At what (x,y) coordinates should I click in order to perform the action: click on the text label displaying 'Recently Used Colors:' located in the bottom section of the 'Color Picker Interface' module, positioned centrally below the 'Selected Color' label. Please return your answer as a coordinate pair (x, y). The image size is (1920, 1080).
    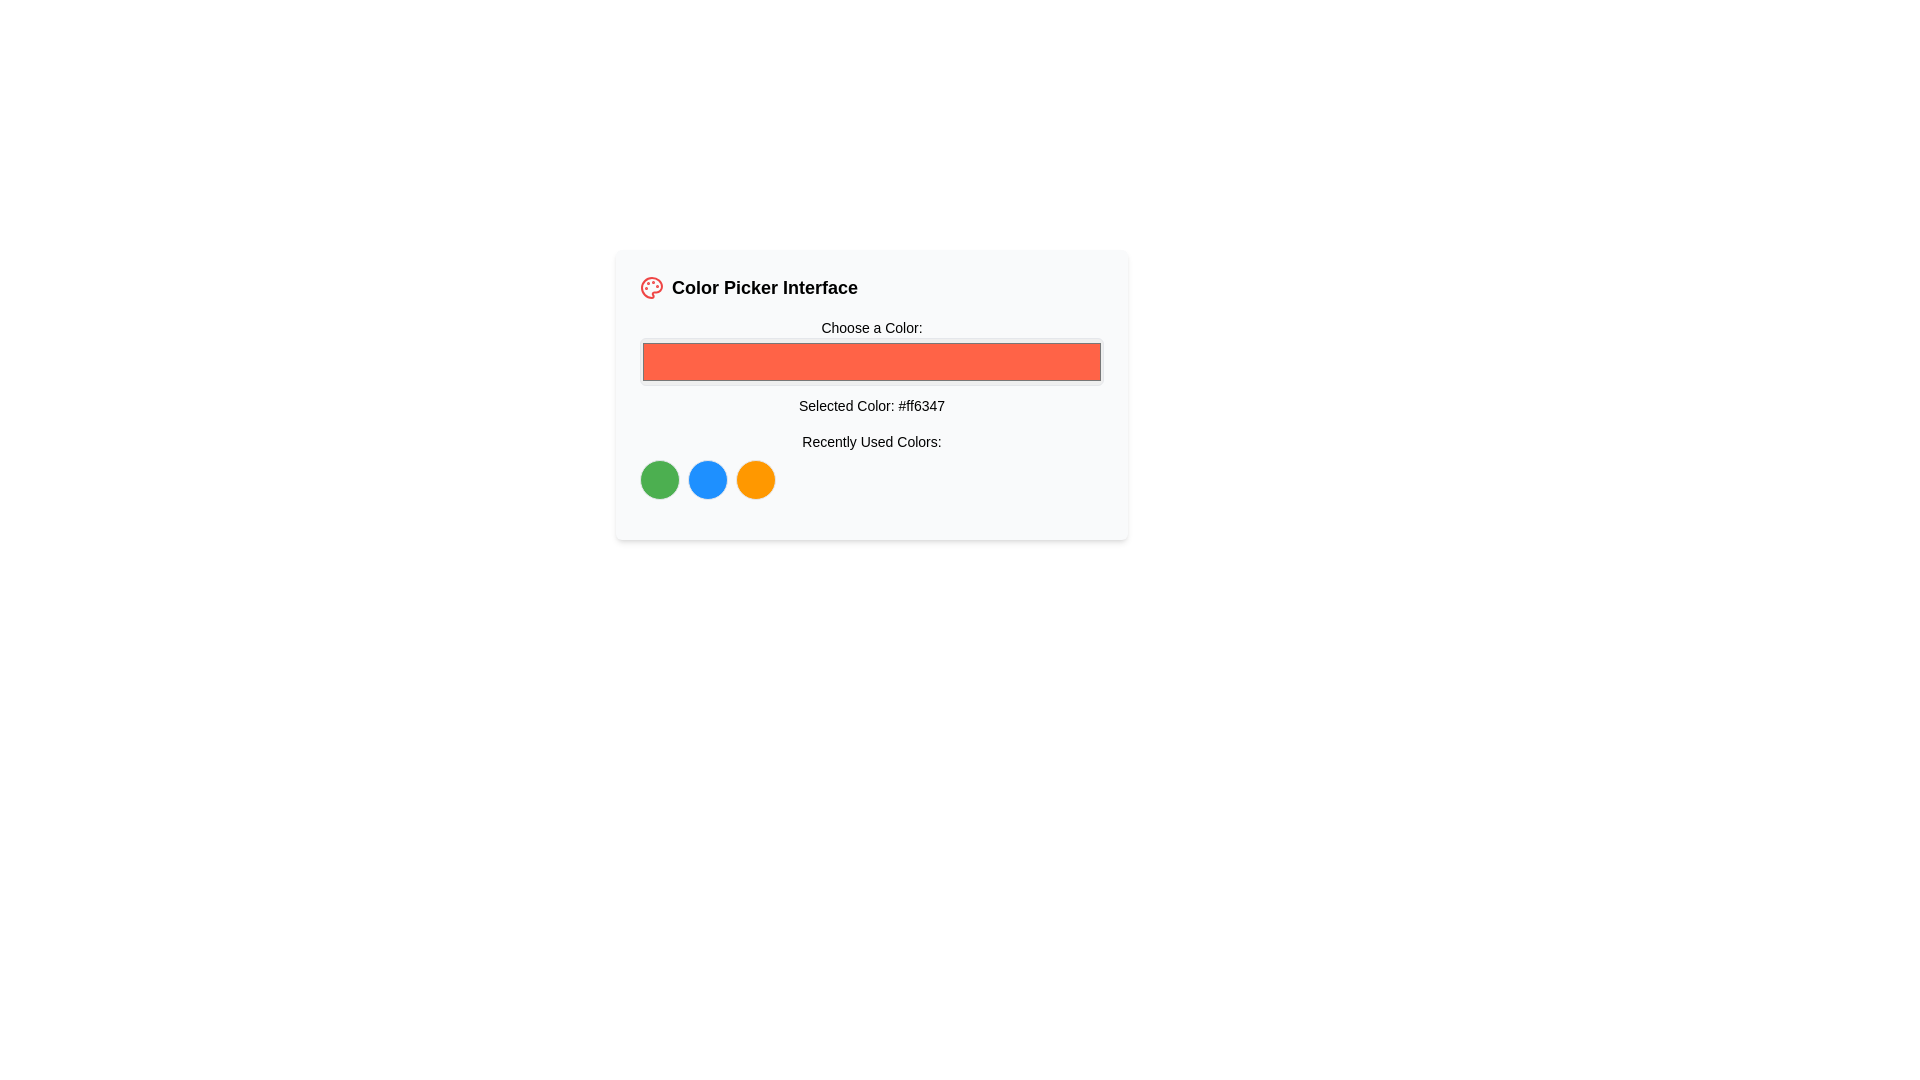
    Looking at the image, I should click on (872, 441).